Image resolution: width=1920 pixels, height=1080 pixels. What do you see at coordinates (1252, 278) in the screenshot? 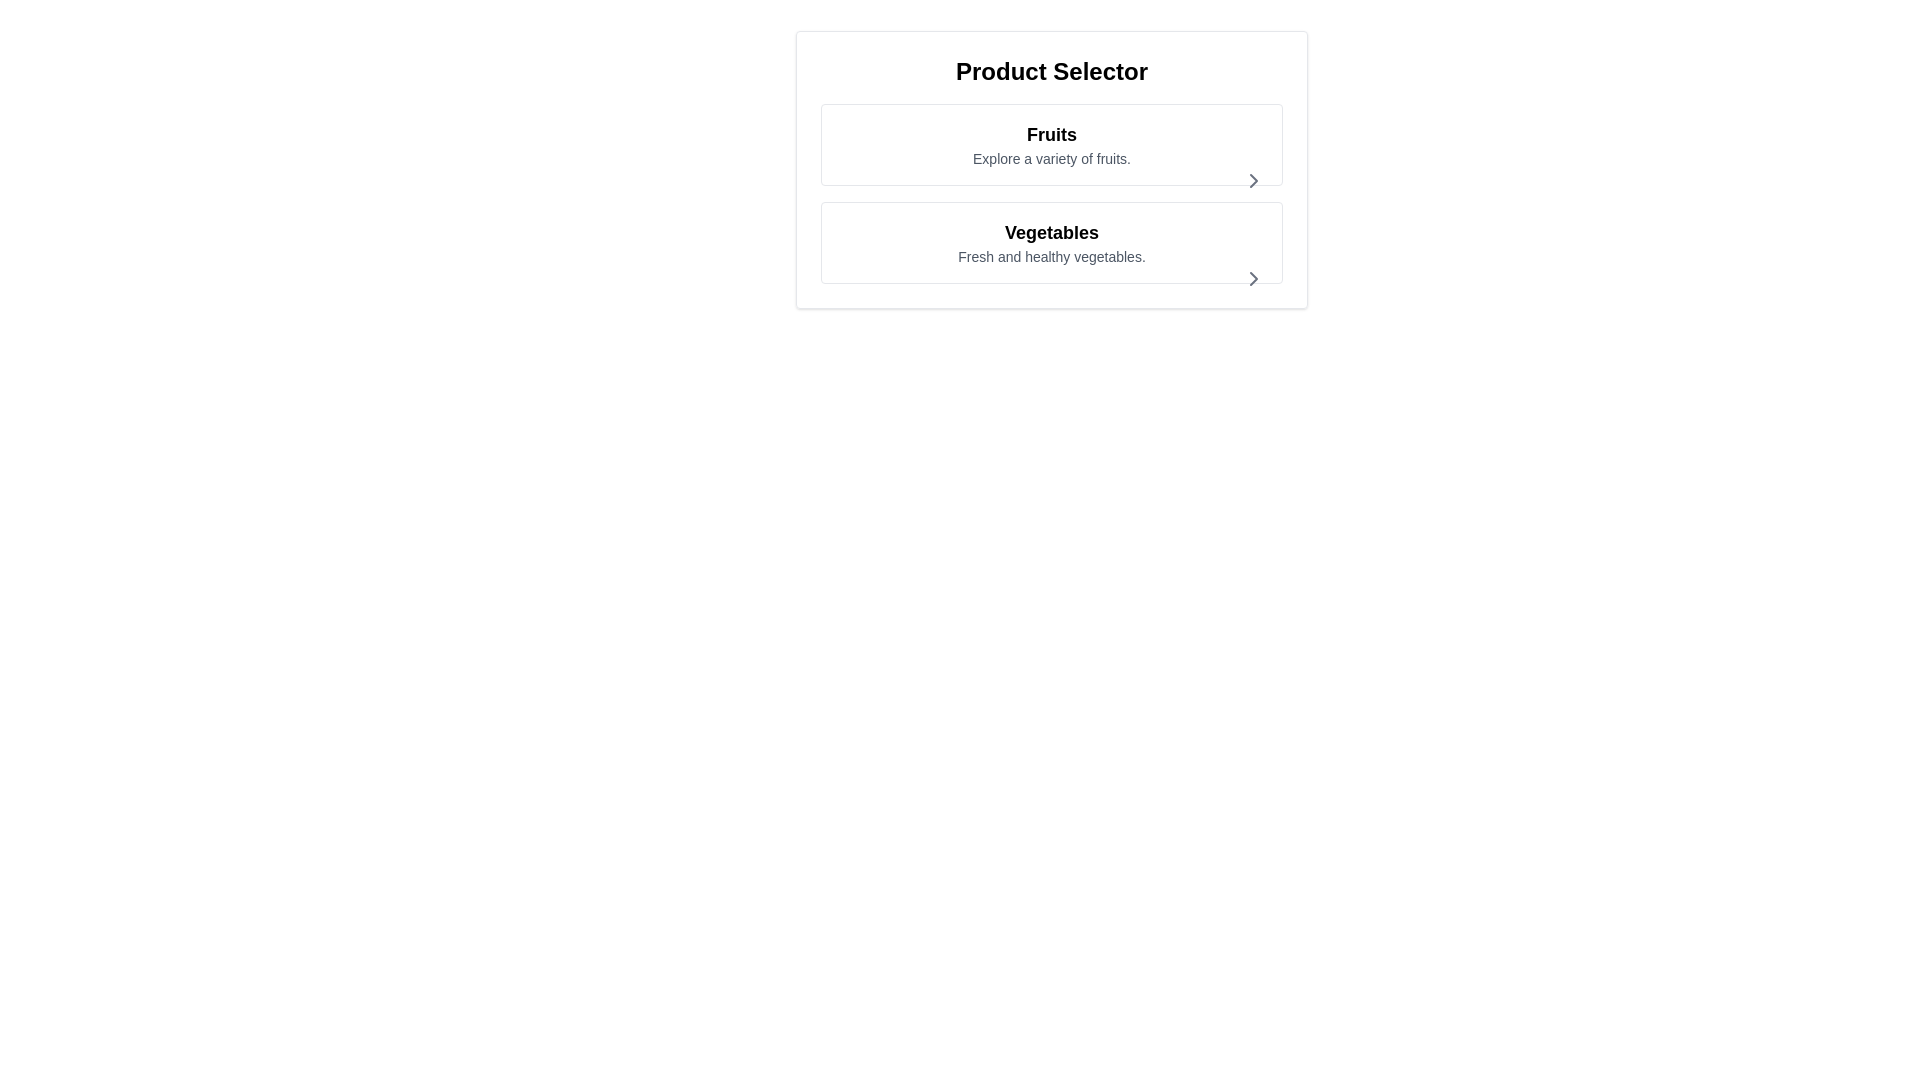
I see `the Right-chevron navigation icon at the far right of the 'Vegetables' selection card` at bounding box center [1252, 278].